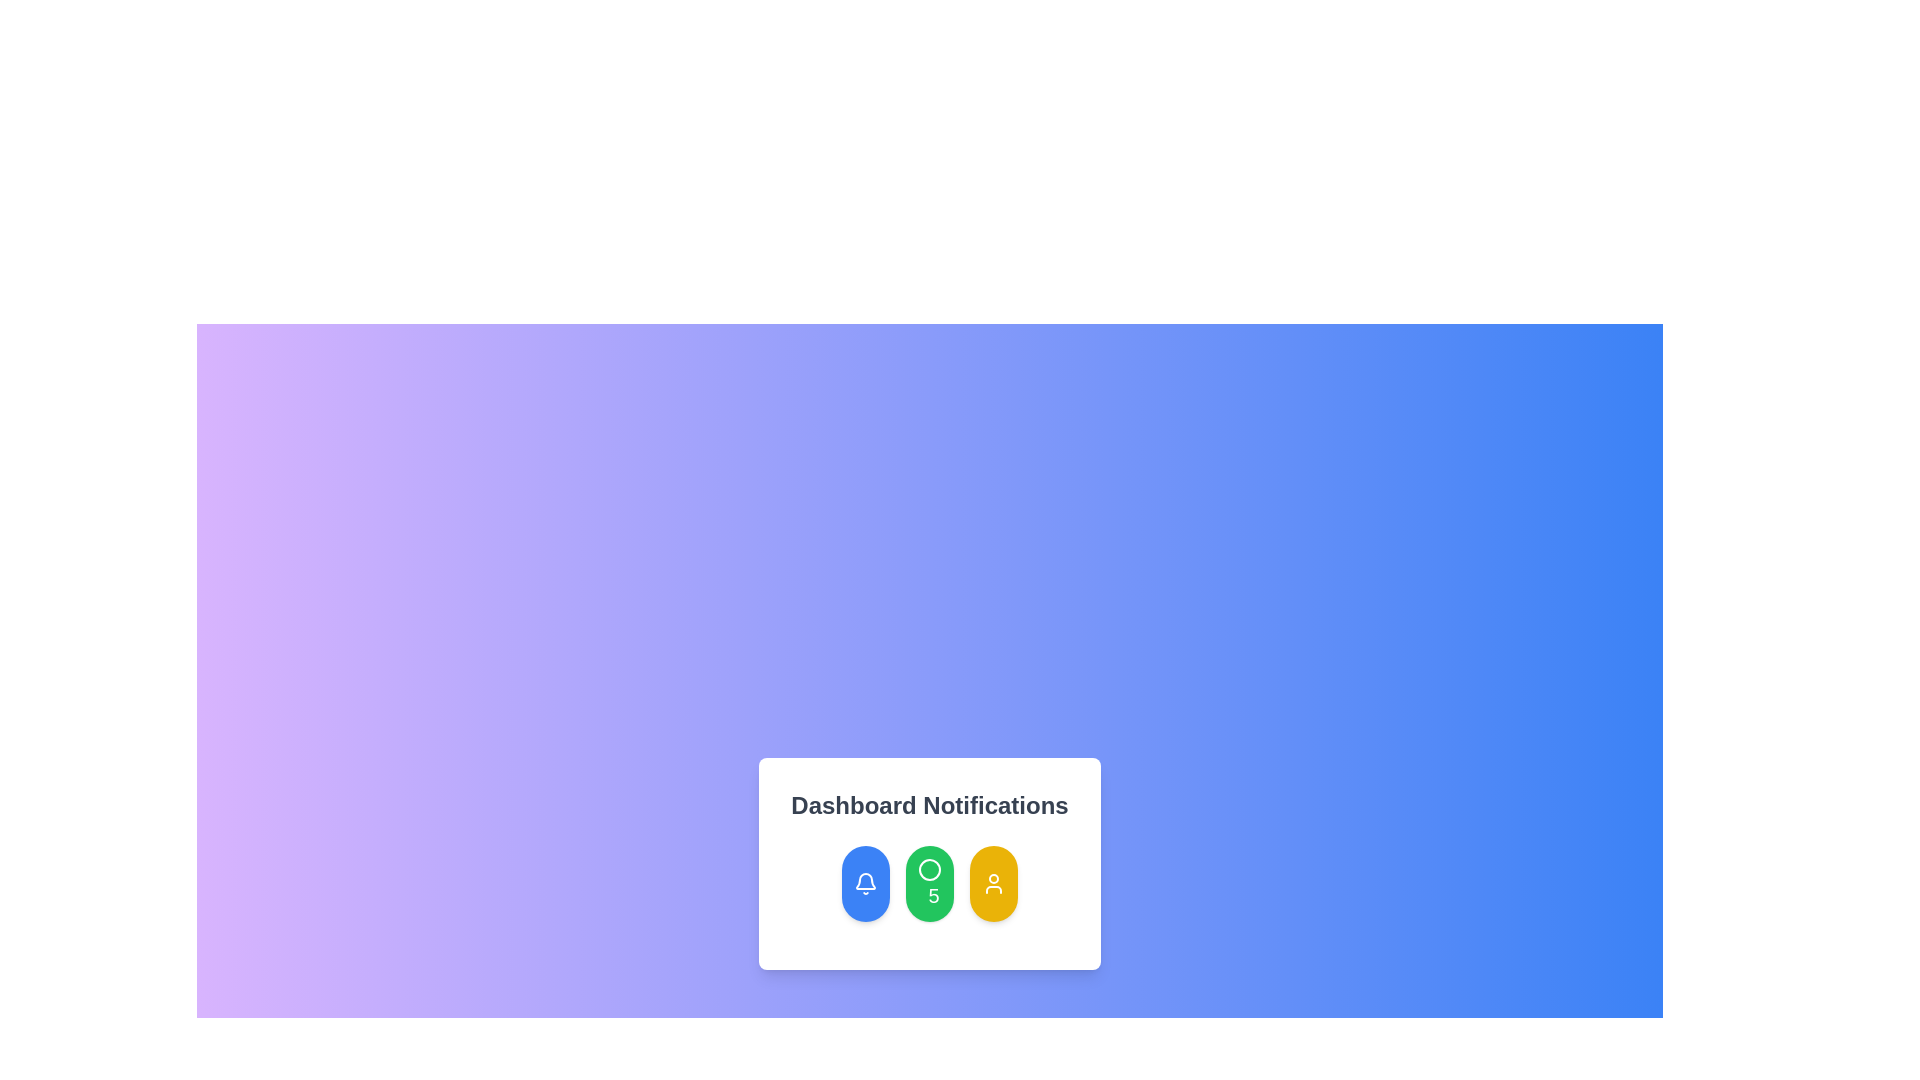 The width and height of the screenshot is (1920, 1080). What do you see at coordinates (993, 882) in the screenshot?
I see `the profile icon button located at the bottom right of the 'Dashboard Notifications' card` at bounding box center [993, 882].